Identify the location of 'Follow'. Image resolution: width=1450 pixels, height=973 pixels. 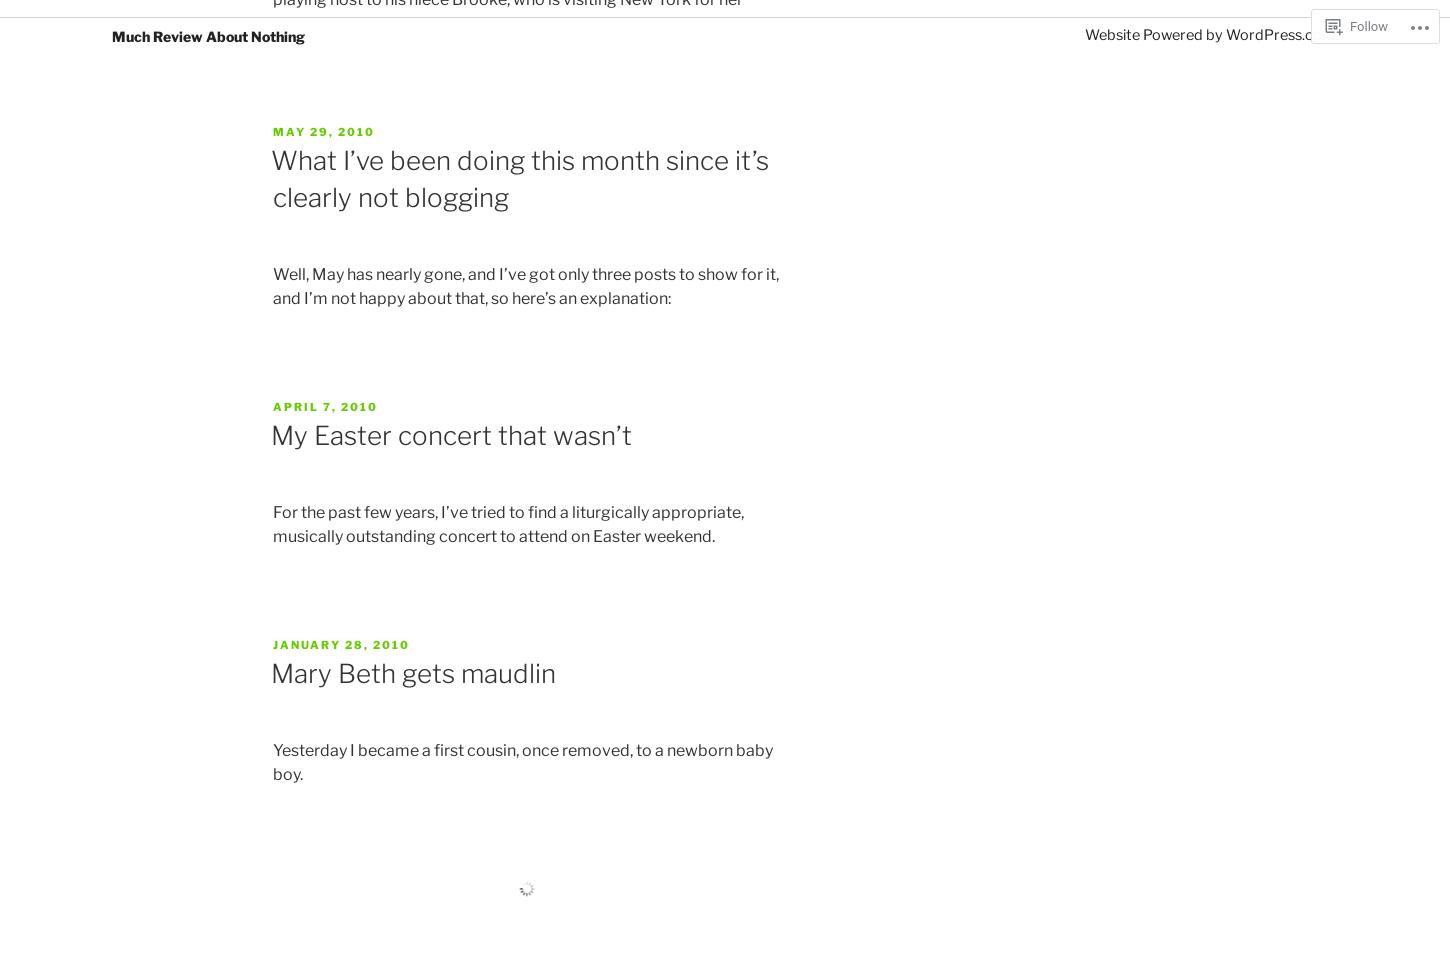
(1367, 26).